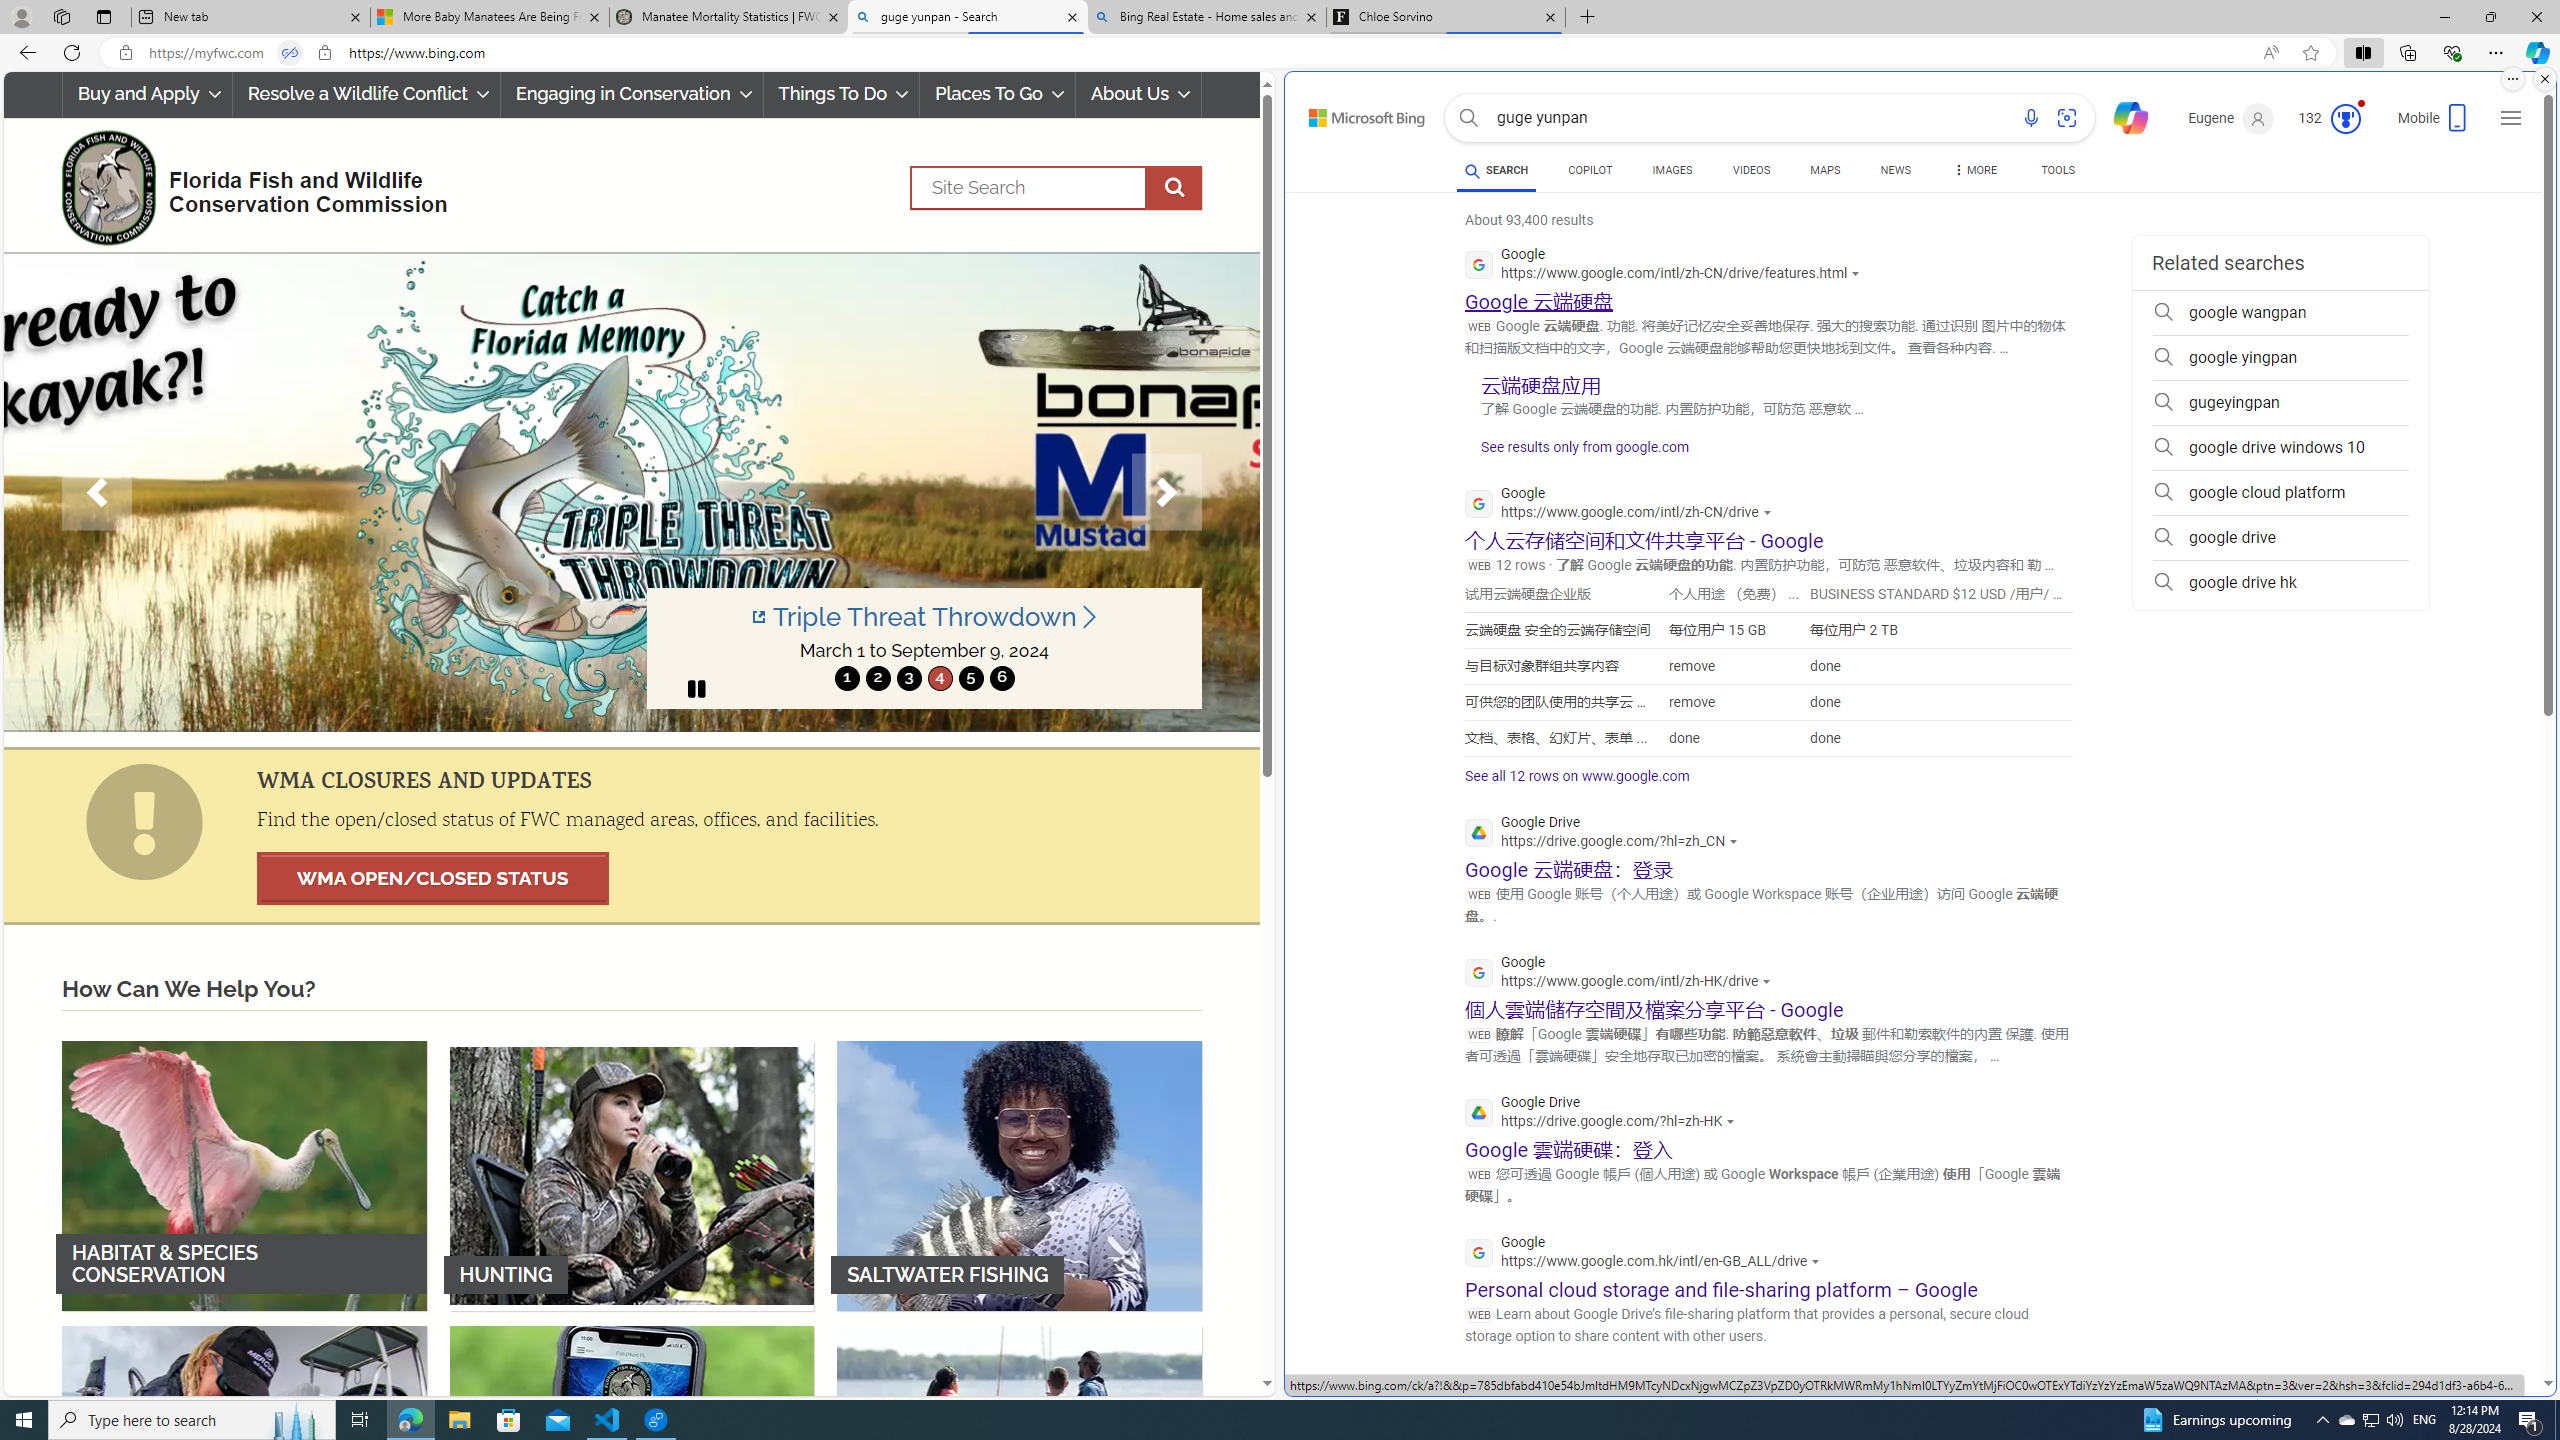 The height and width of the screenshot is (1440, 2560). I want to click on 'Split screen', so click(2364, 51).